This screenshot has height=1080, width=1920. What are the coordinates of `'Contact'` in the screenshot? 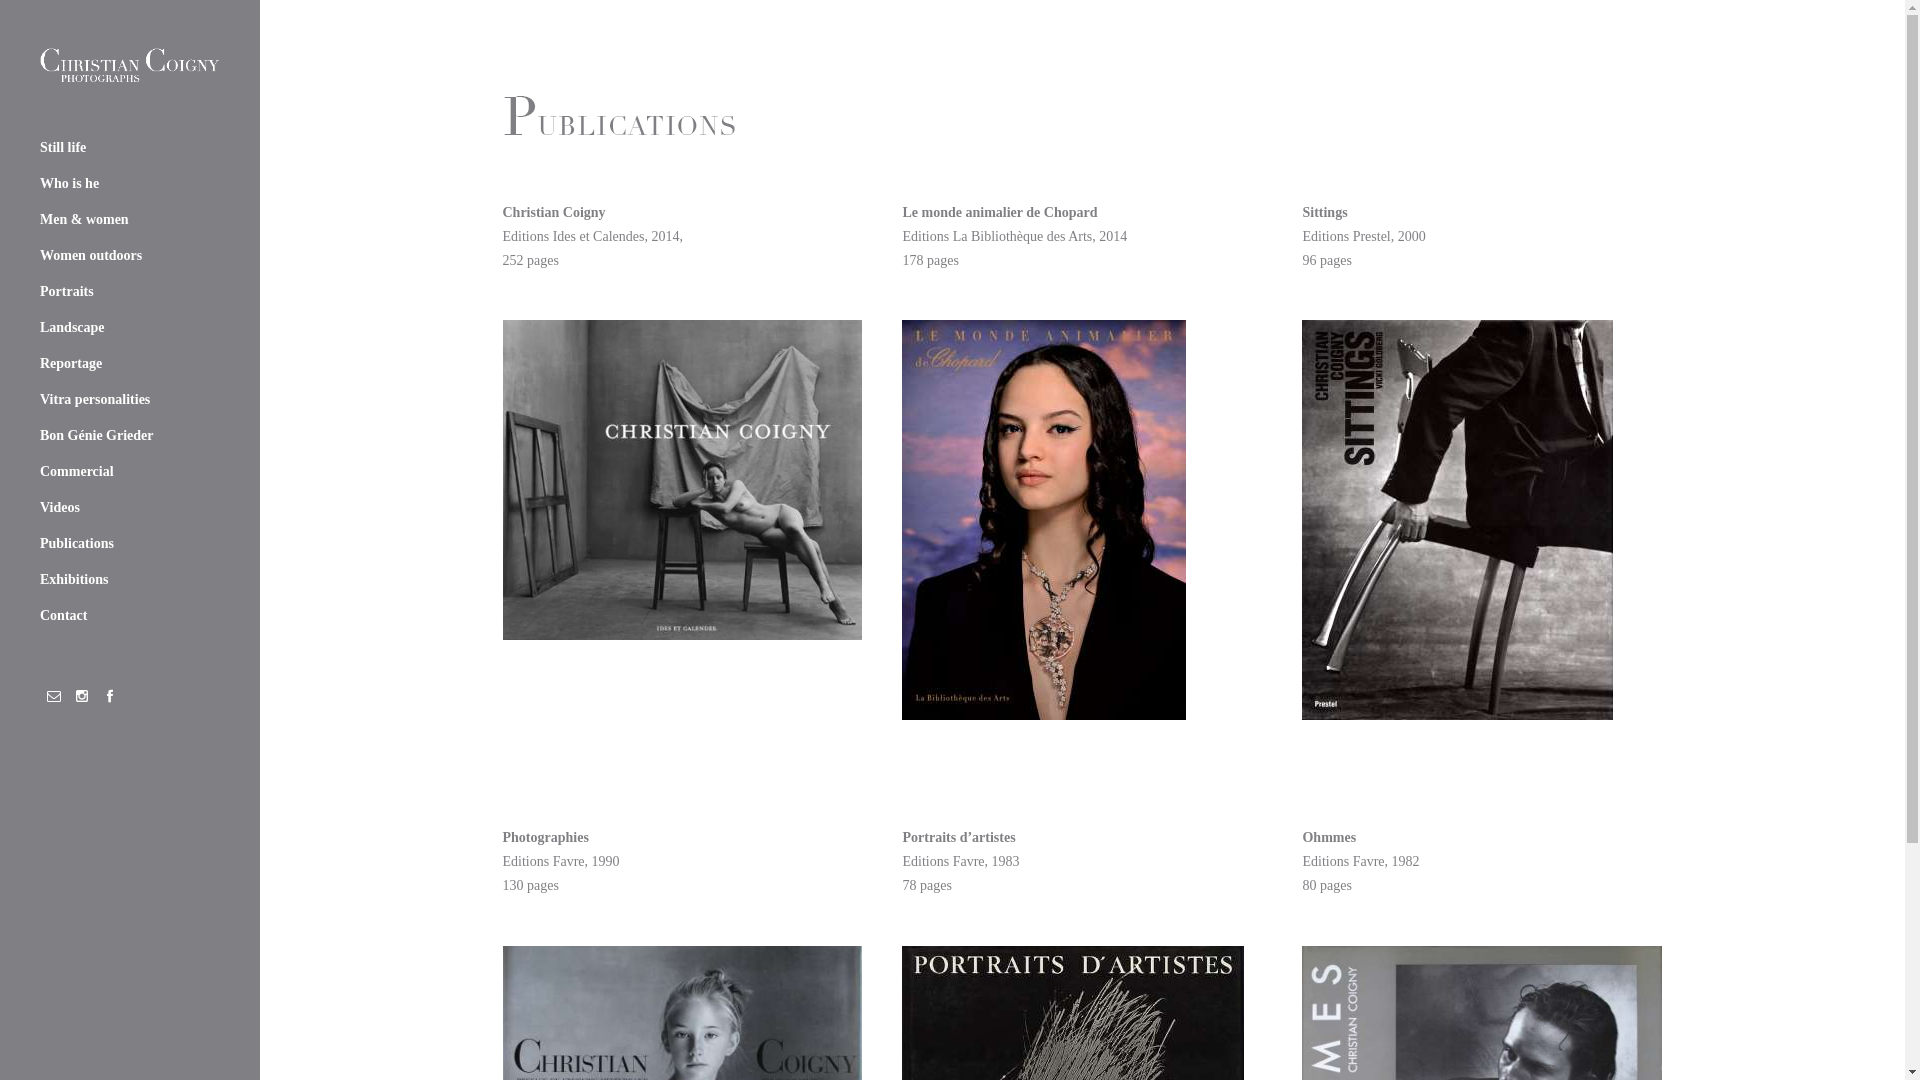 It's located at (39, 615).